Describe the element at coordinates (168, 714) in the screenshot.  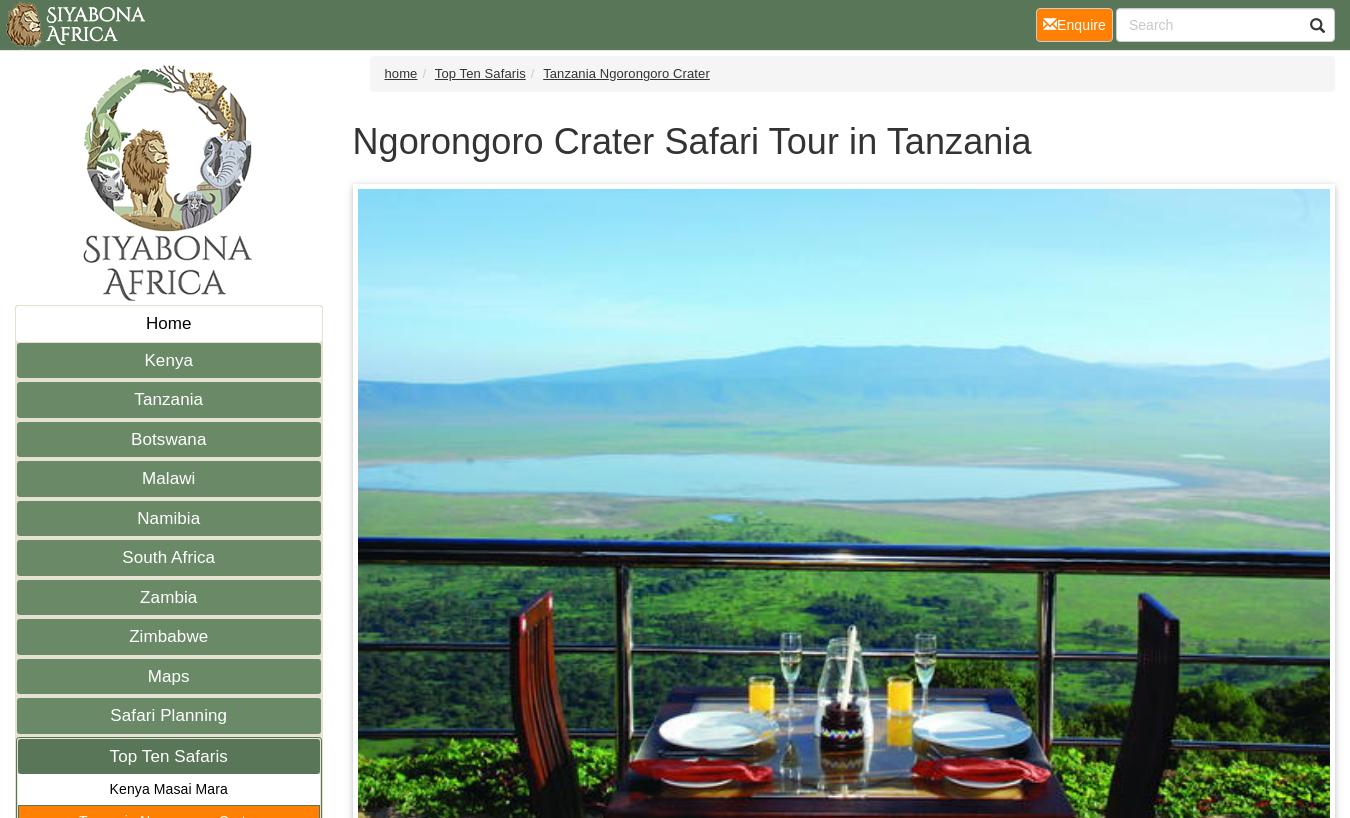
I see `'Safari Planning'` at that location.